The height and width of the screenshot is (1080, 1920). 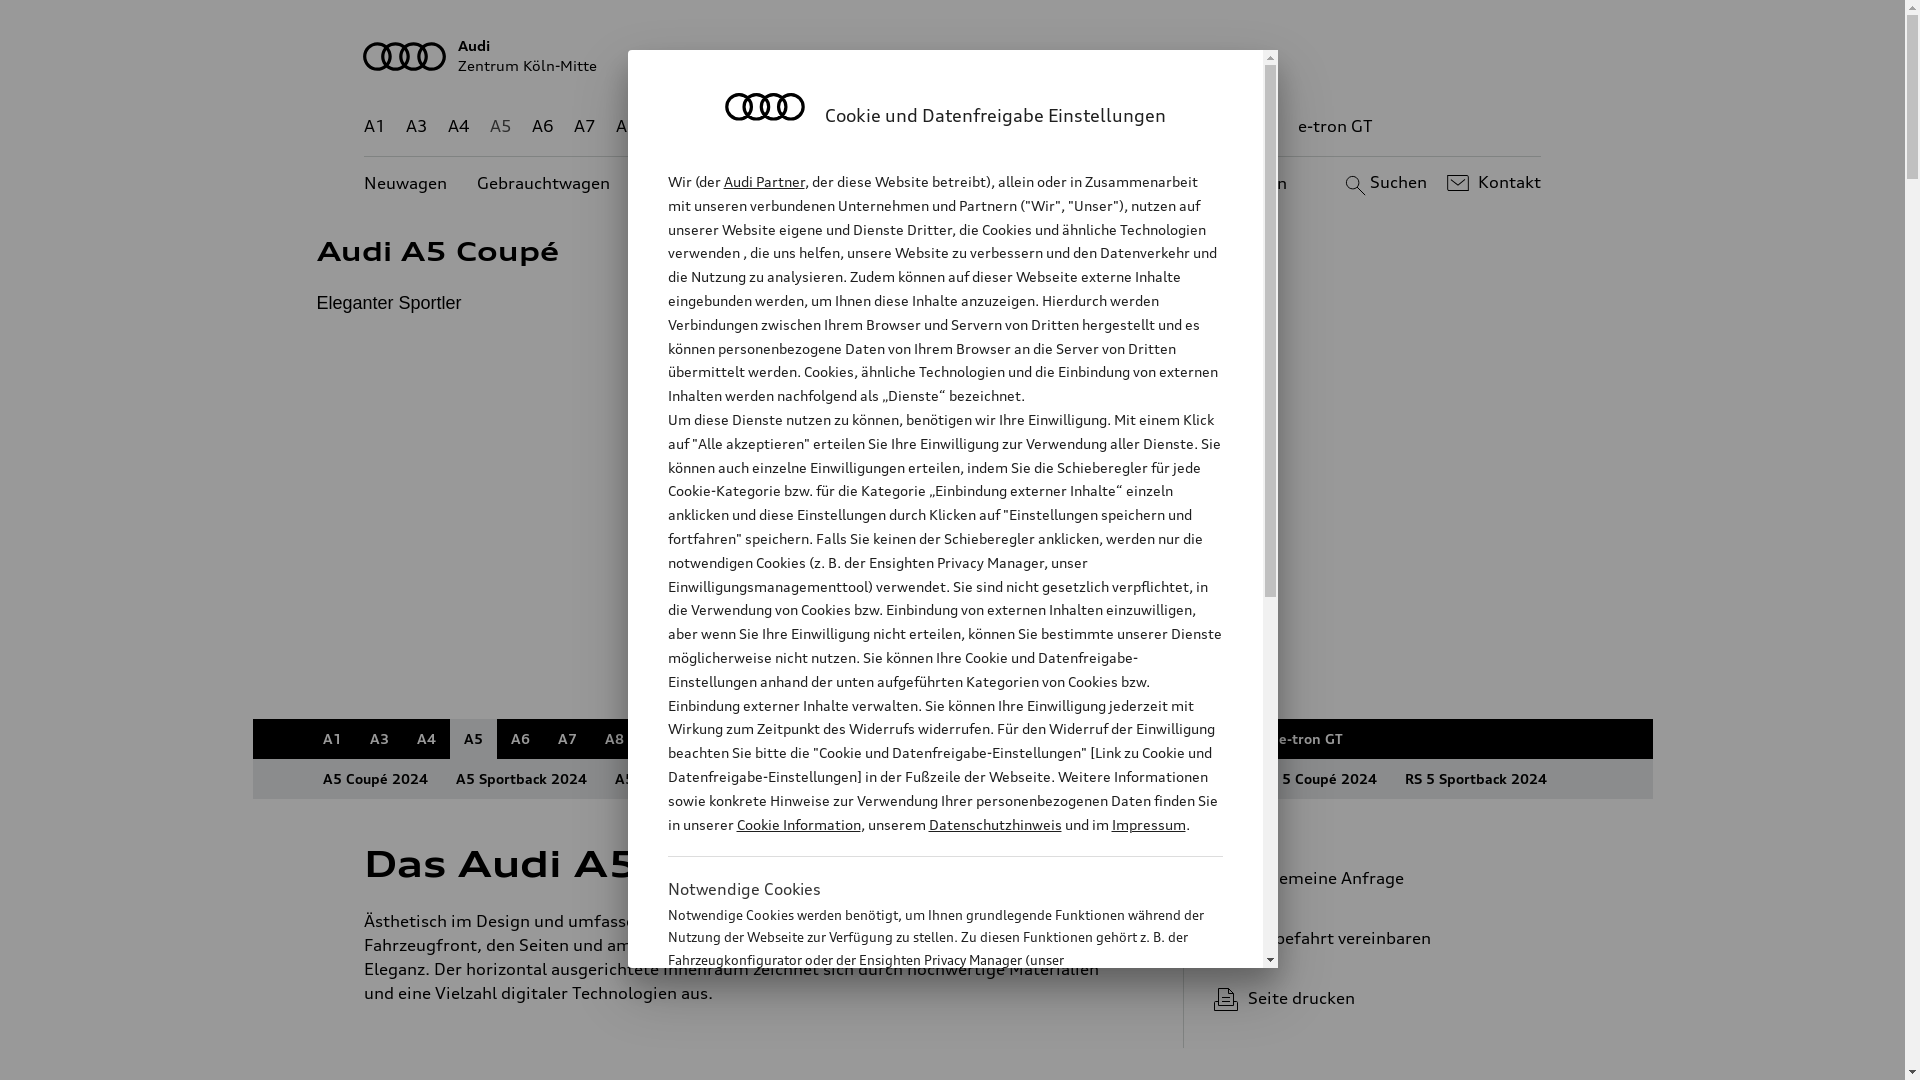 I want to click on 'Probefahrt vereinbaren', so click(x=1368, y=937).